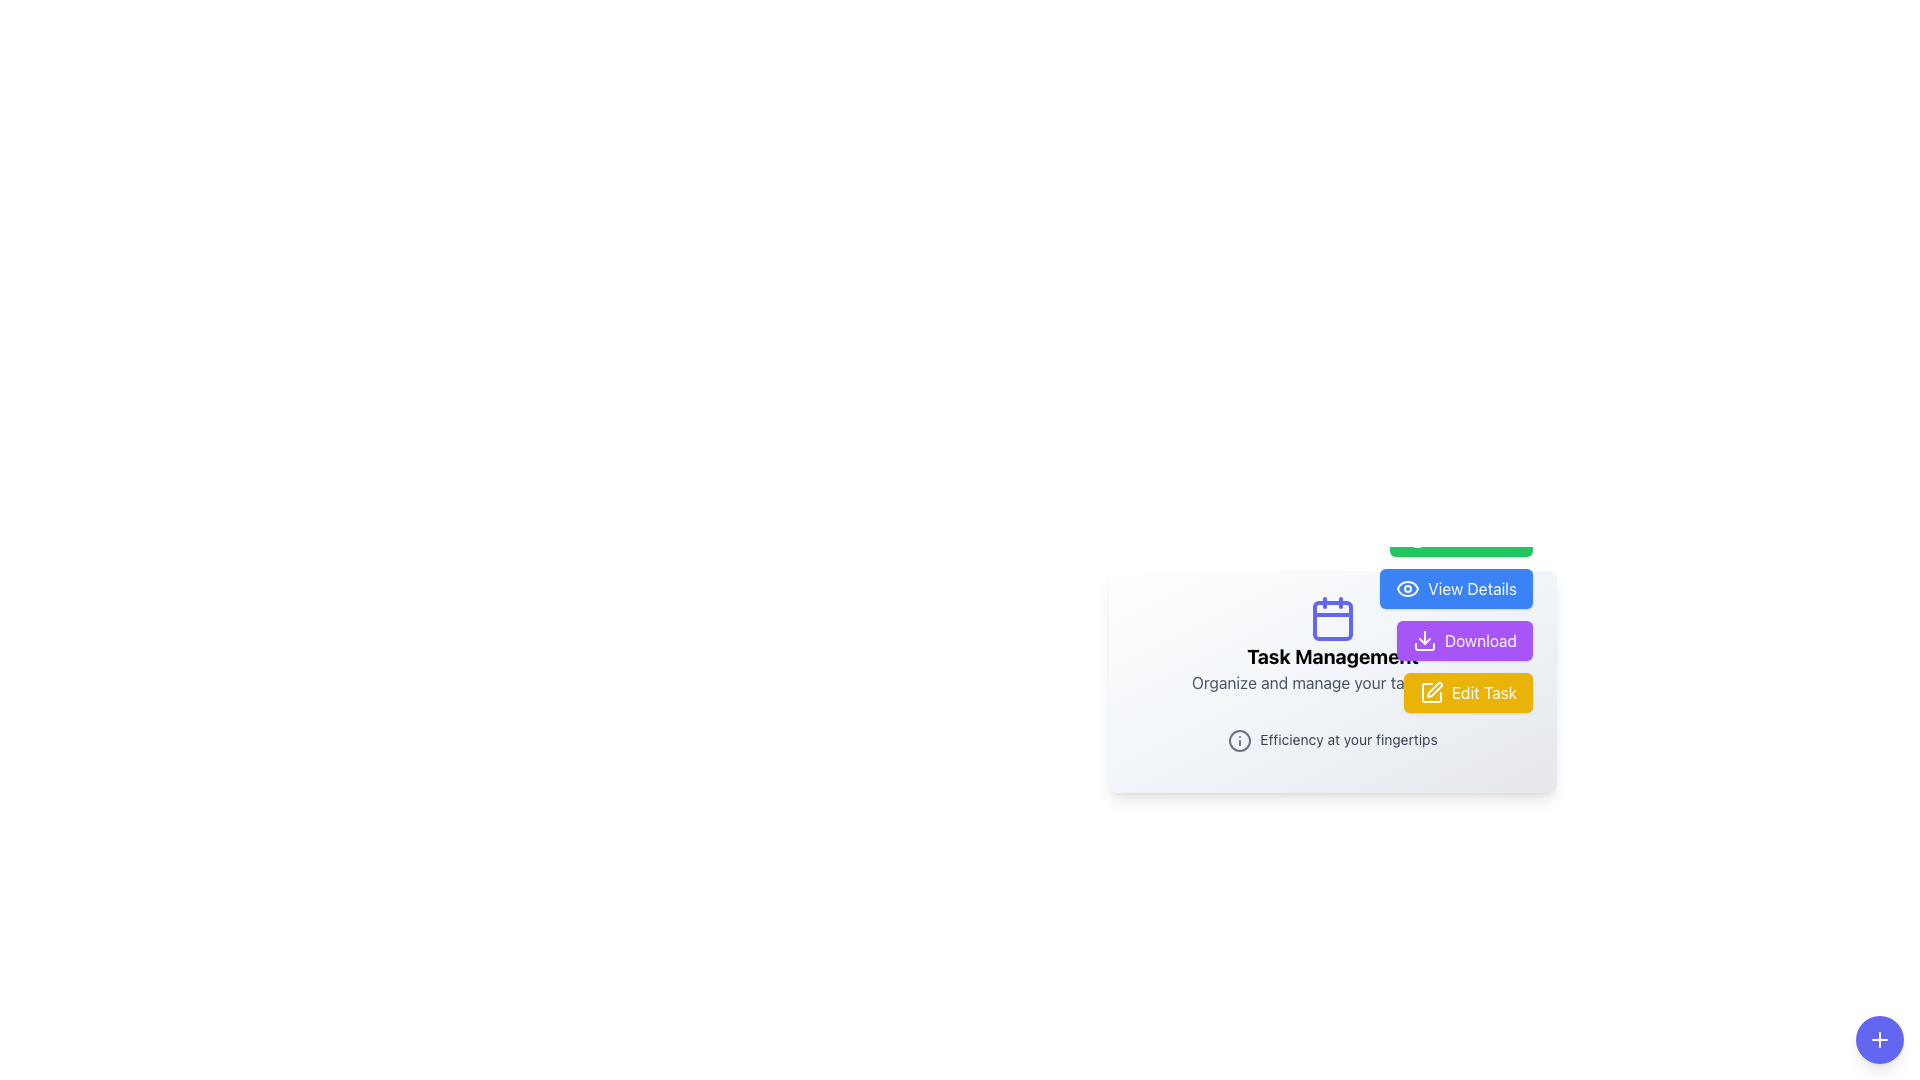 Image resolution: width=1920 pixels, height=1080 pixels. I want to click on the 'Mark Done' text label located on the right side of the green button bar at the top of the action buttons, so click(1477, 535).